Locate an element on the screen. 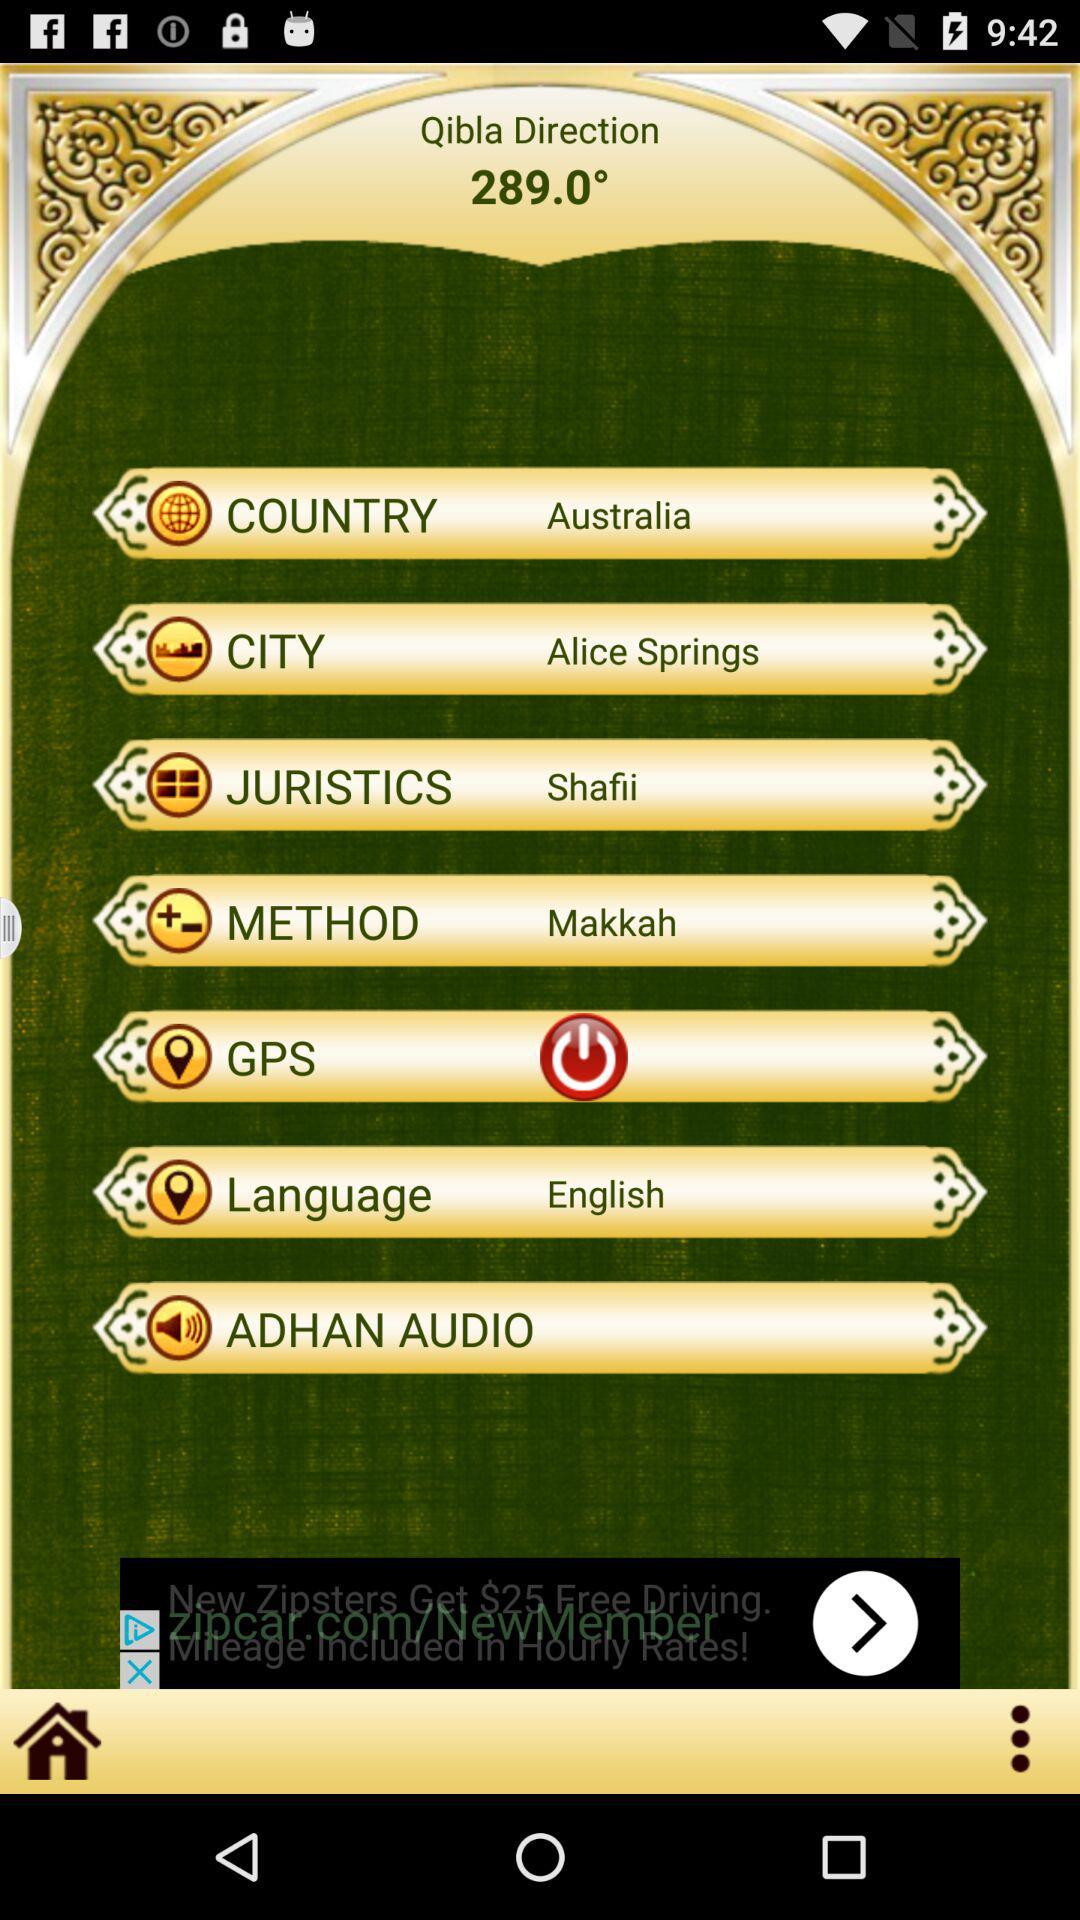 The image size is (1080, 1920). advertisements website is located at coordinates (540, 1623).